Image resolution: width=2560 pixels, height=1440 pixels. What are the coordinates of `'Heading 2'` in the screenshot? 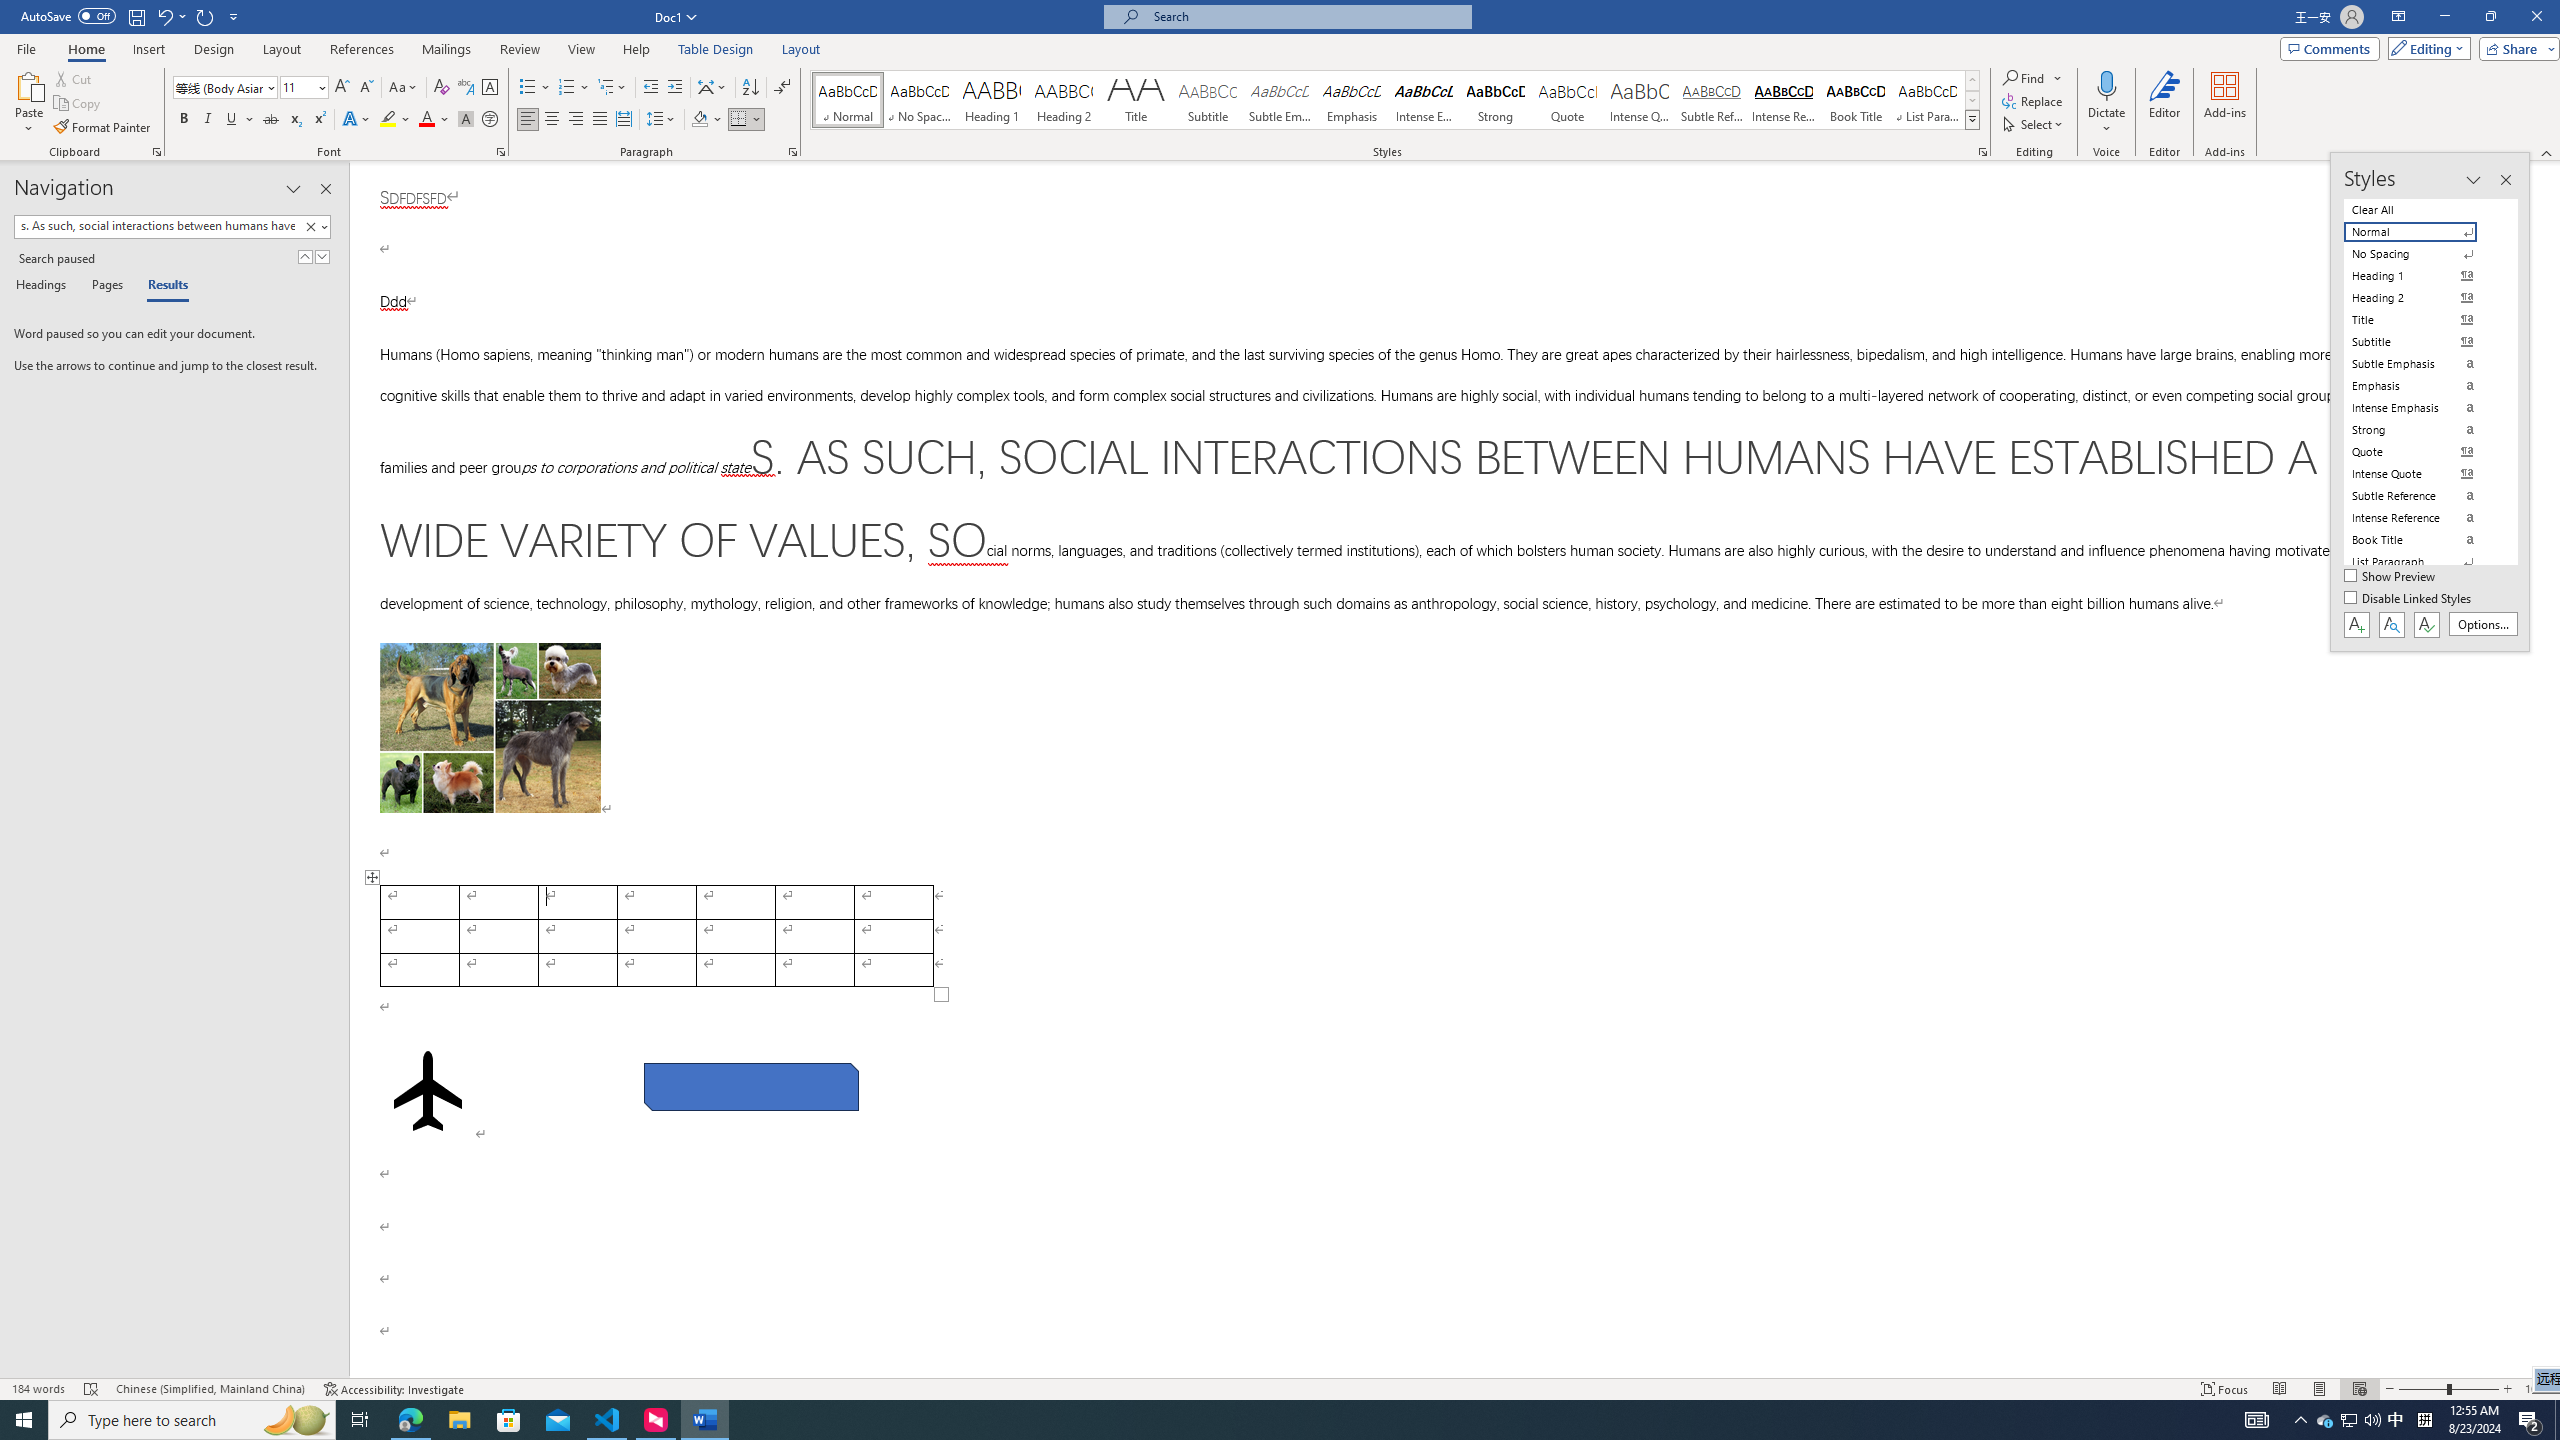 It's located at (1063, 99).